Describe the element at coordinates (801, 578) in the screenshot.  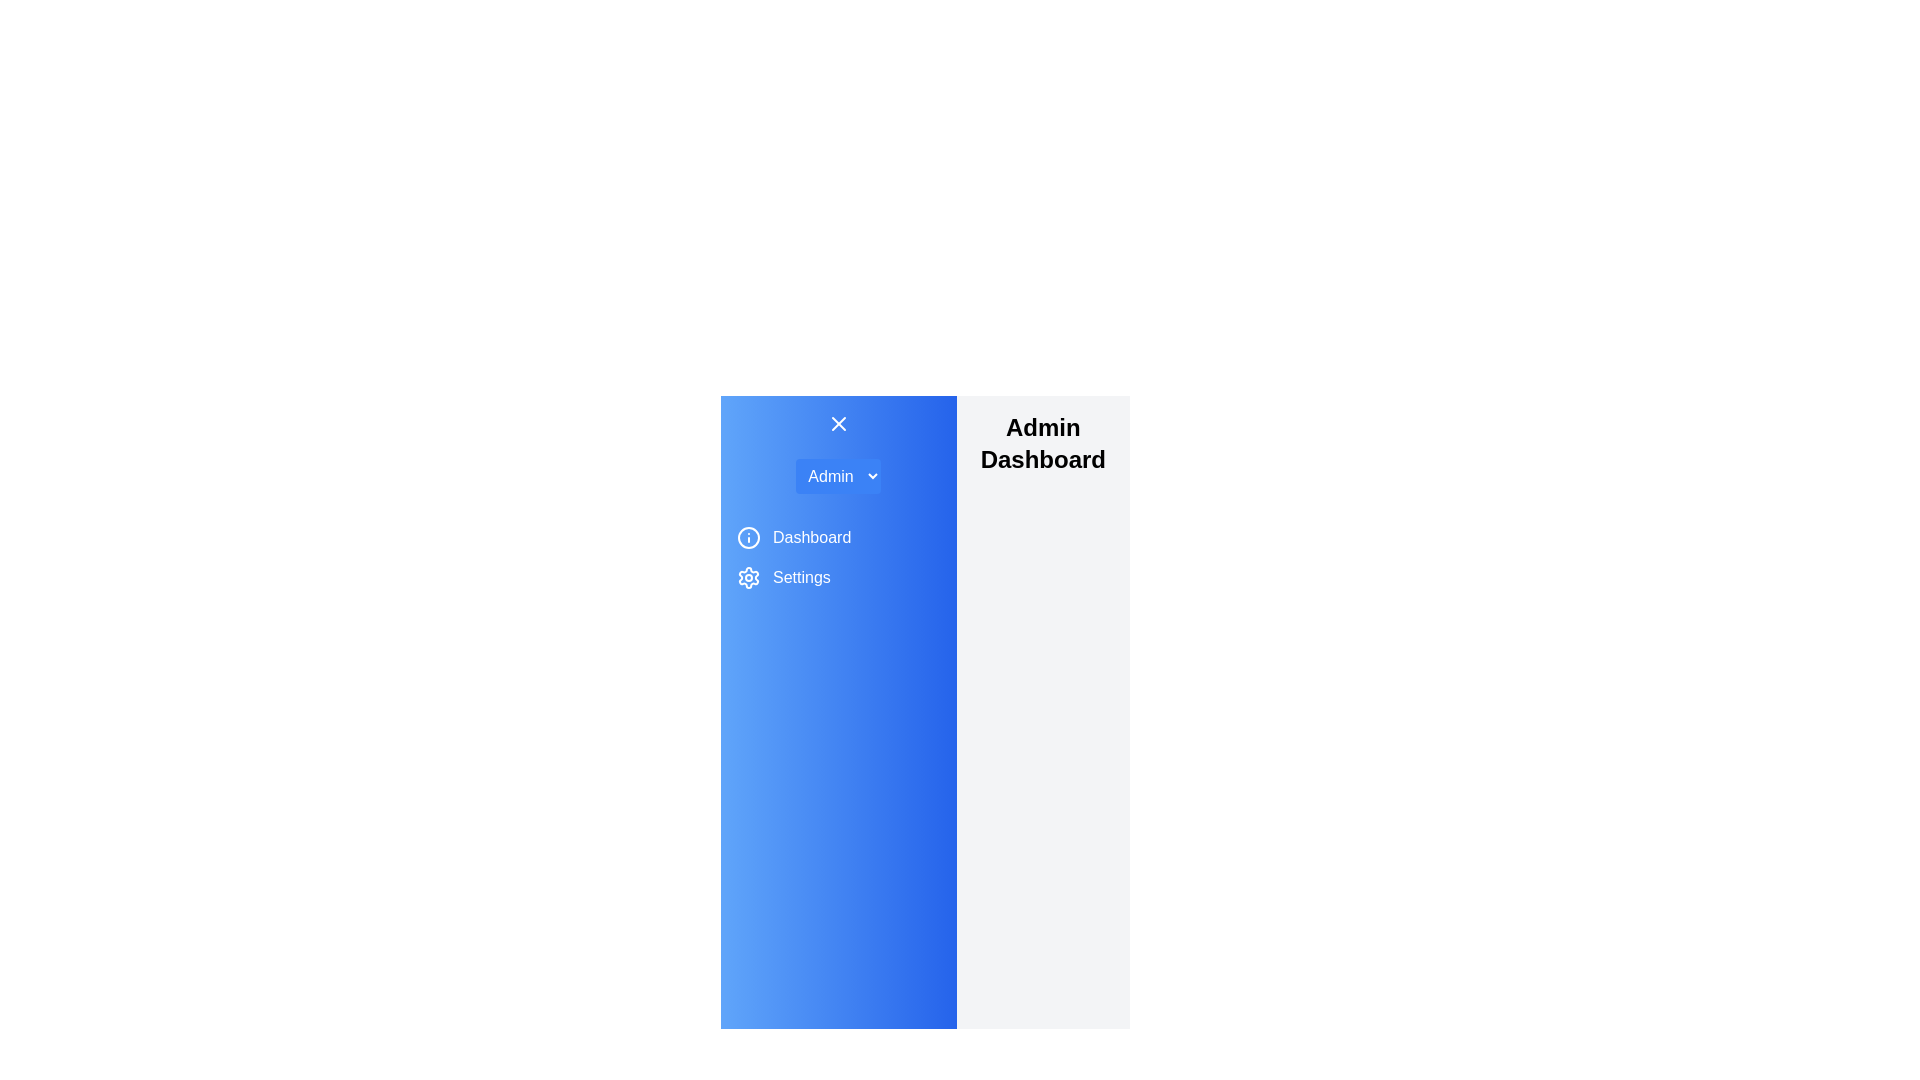
I see `the menu item labeled Settings` at that location.